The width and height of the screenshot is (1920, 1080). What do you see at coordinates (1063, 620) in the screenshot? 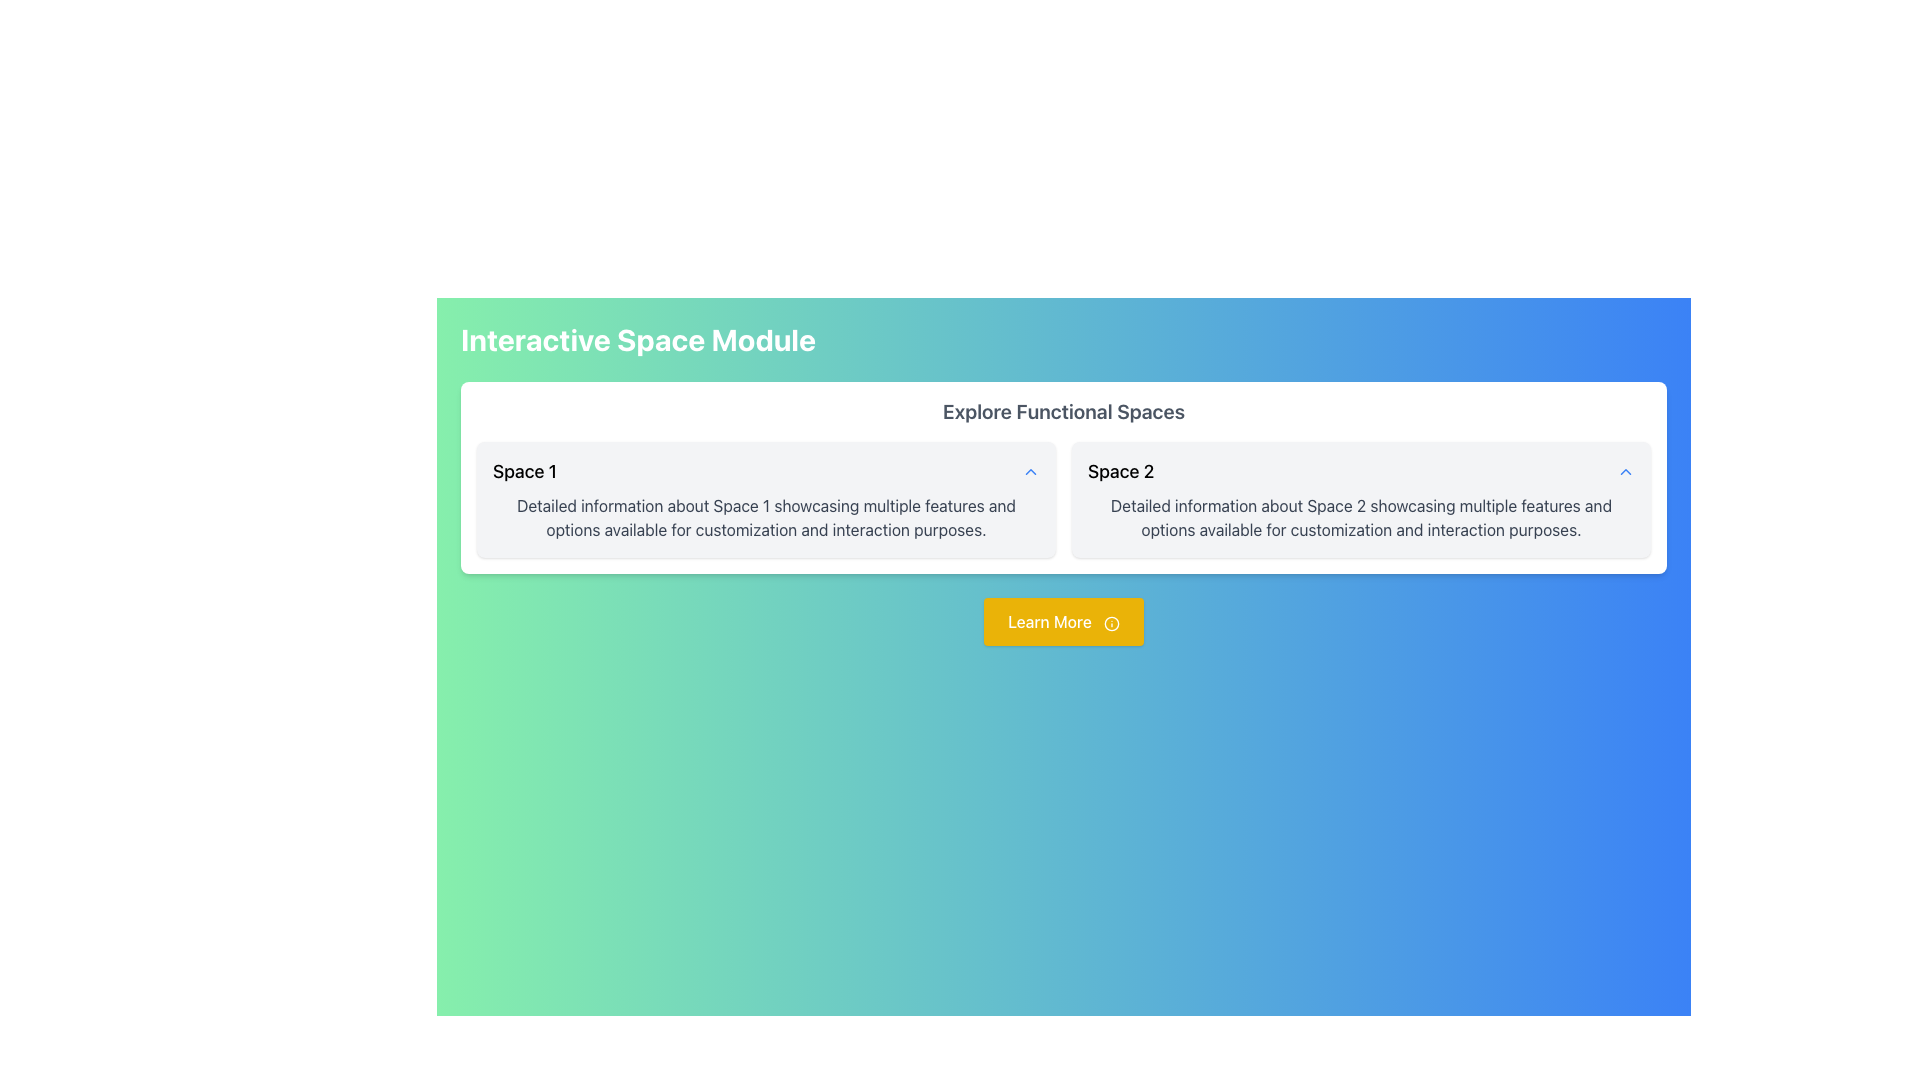
I see `the prominent button located centrally at the bottom of the interface, below 'Space 1' and 'Space 2', to observe the color transition` at bounding box center [1063, 620].